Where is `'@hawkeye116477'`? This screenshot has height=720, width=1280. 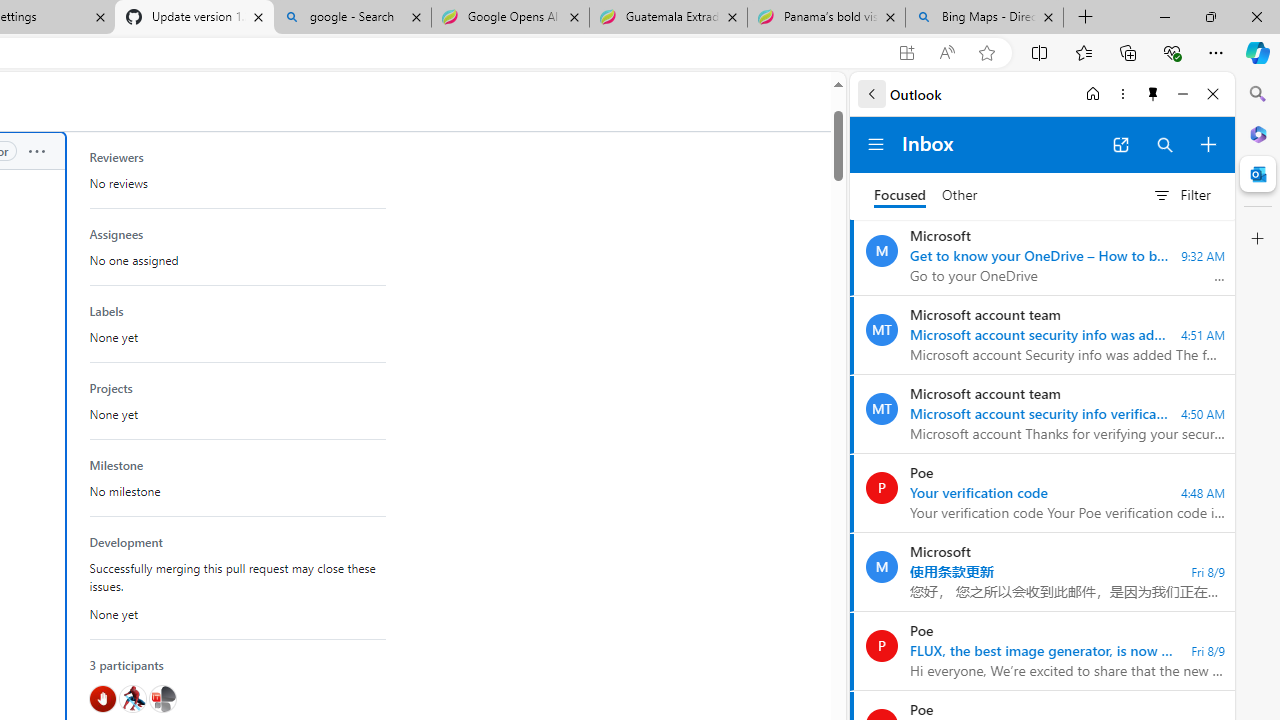 '@hawkeye116477' is located at coordinates (131, 698).